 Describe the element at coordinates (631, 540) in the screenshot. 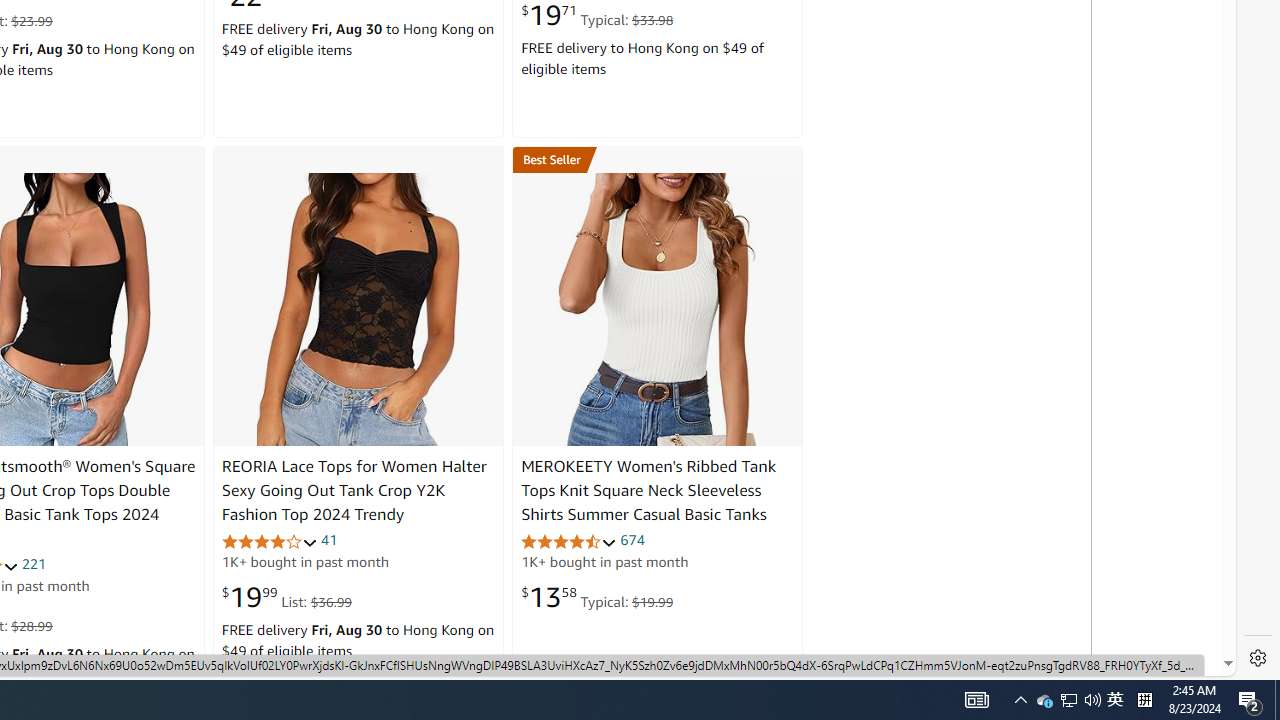

I see `'674'` at that location.